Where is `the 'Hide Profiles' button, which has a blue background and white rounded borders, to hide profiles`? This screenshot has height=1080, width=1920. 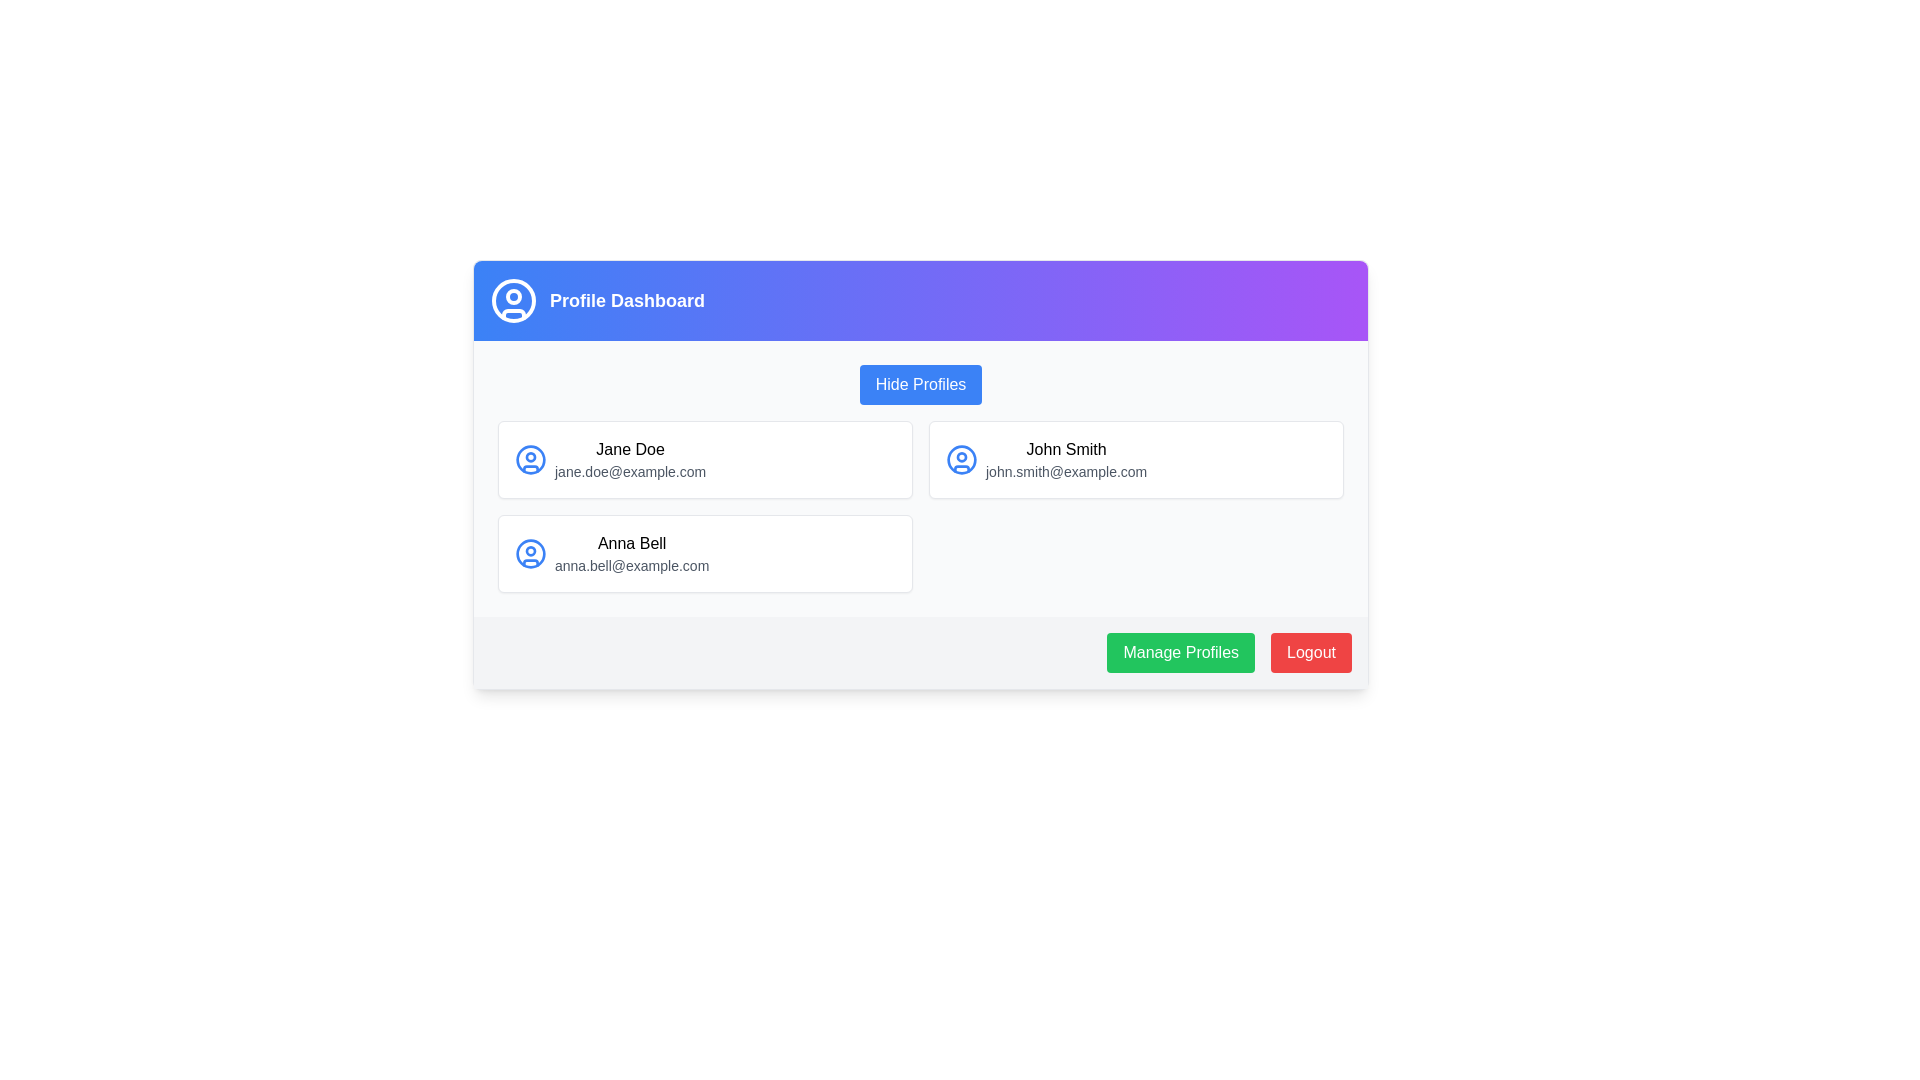
the 'Hide Profiles' button, which has a blue background and white rounded borders, to hide profiles is located at coordinates (920, 385).